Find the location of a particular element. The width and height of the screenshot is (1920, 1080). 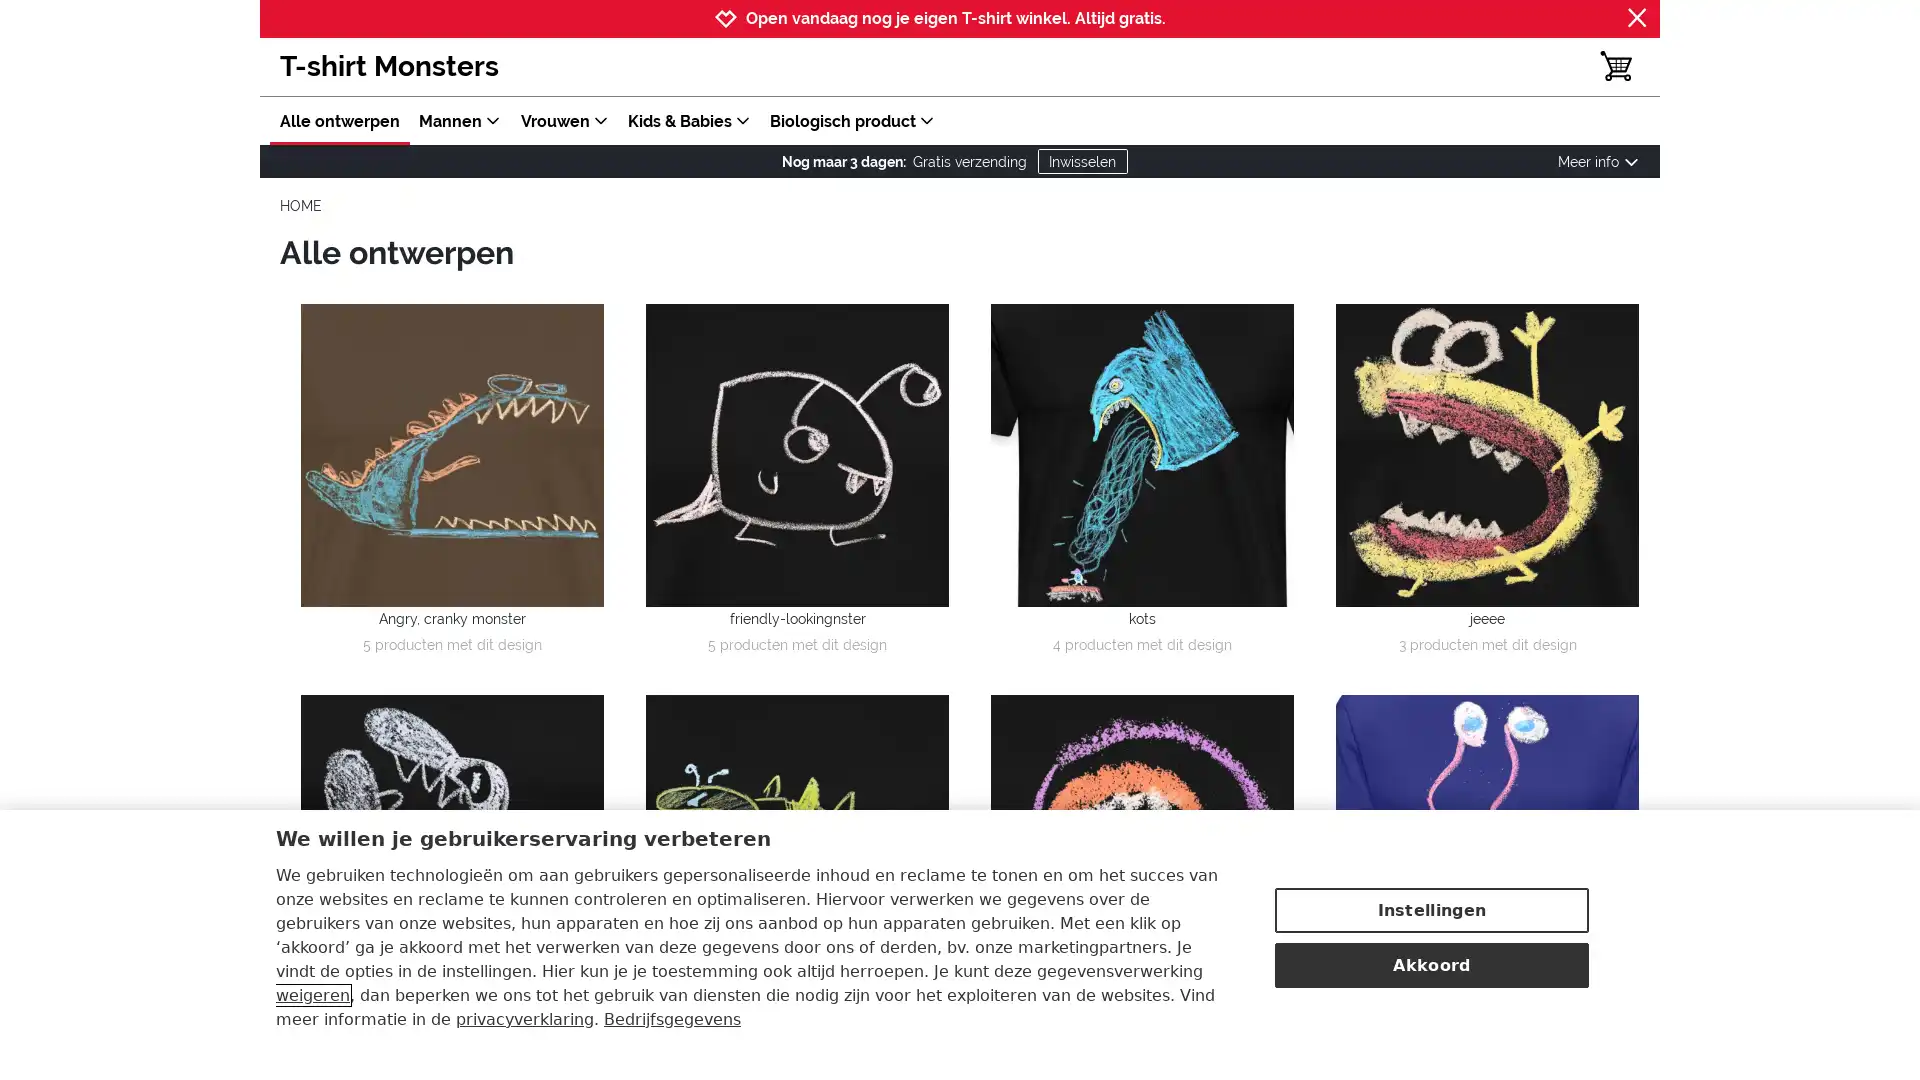

Akkoord is located at coordinates (1430, 963).